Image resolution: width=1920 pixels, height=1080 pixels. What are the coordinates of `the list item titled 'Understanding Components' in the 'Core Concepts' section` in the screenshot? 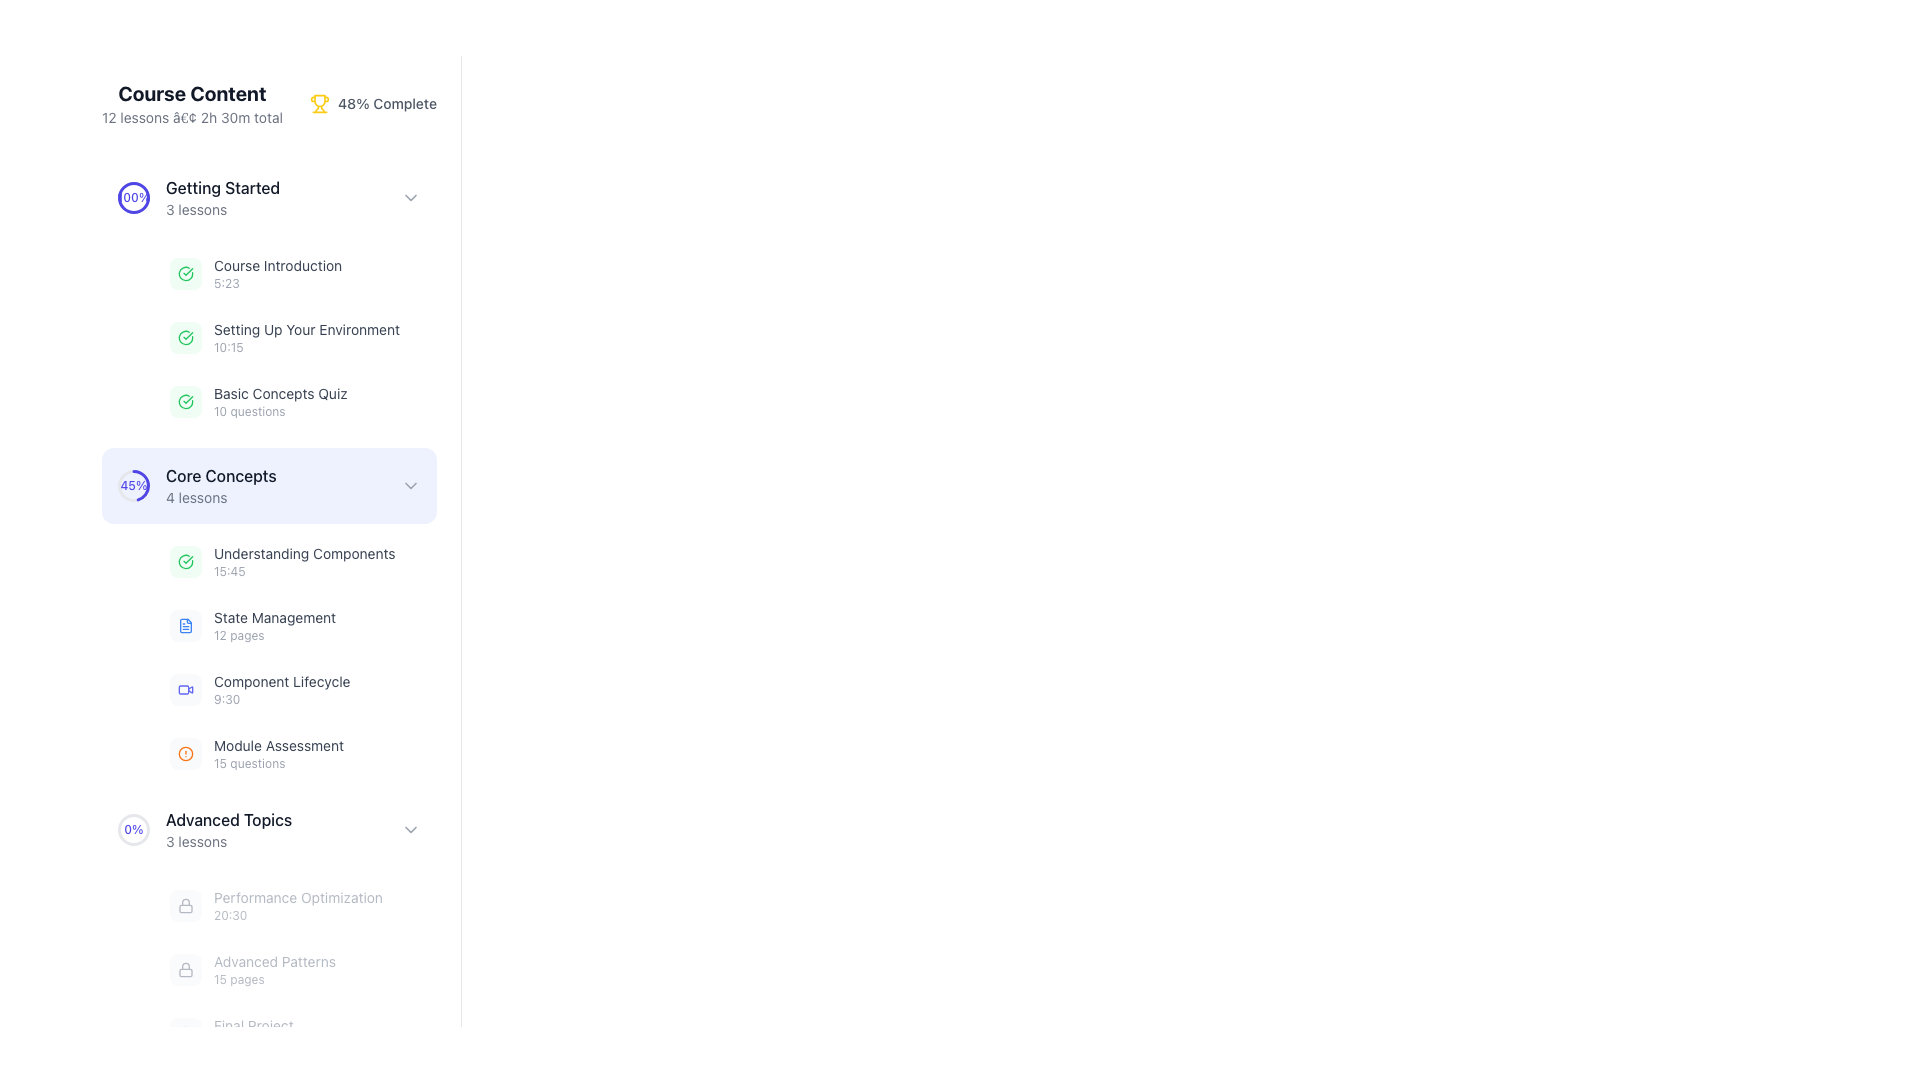 It's located at (296, 562).